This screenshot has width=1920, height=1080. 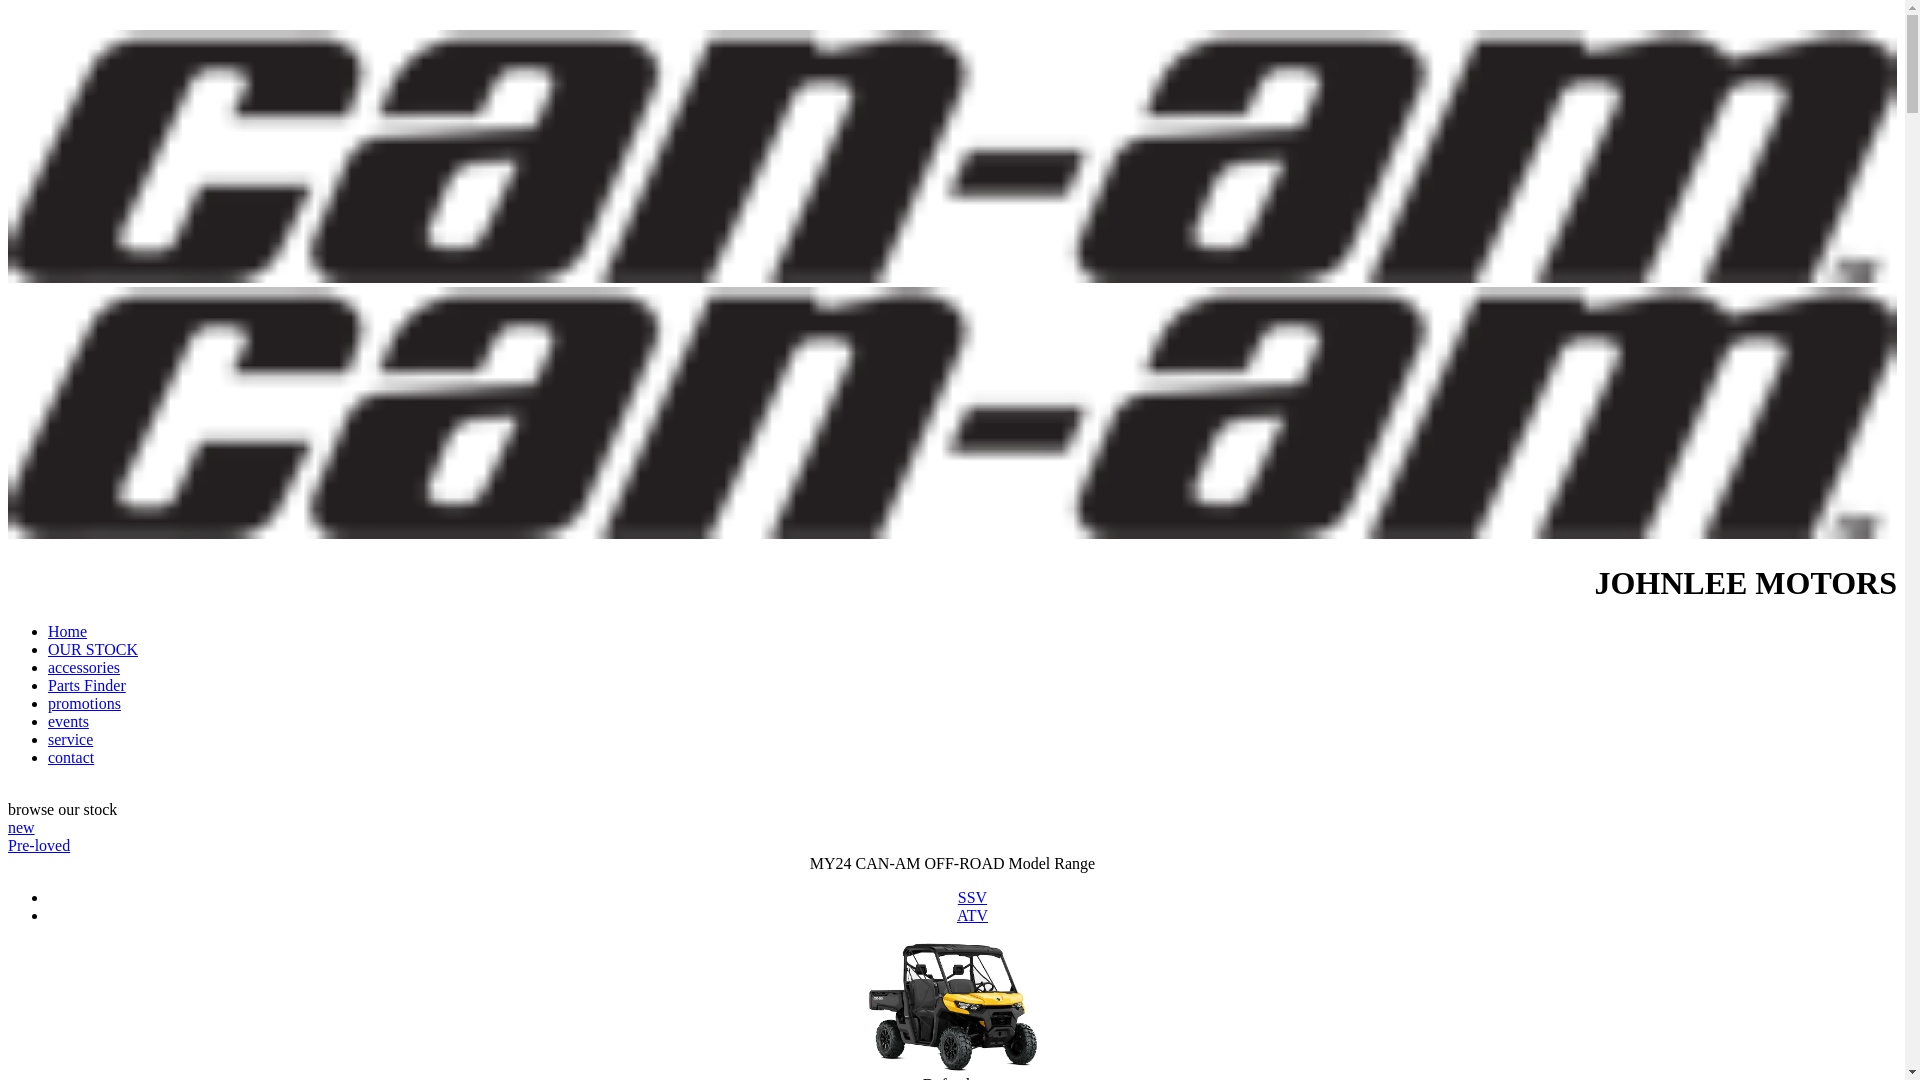 What do you see at coordinates (48, 739) in the screenshot?
I see `'service'` at bounding box center [48, 739].